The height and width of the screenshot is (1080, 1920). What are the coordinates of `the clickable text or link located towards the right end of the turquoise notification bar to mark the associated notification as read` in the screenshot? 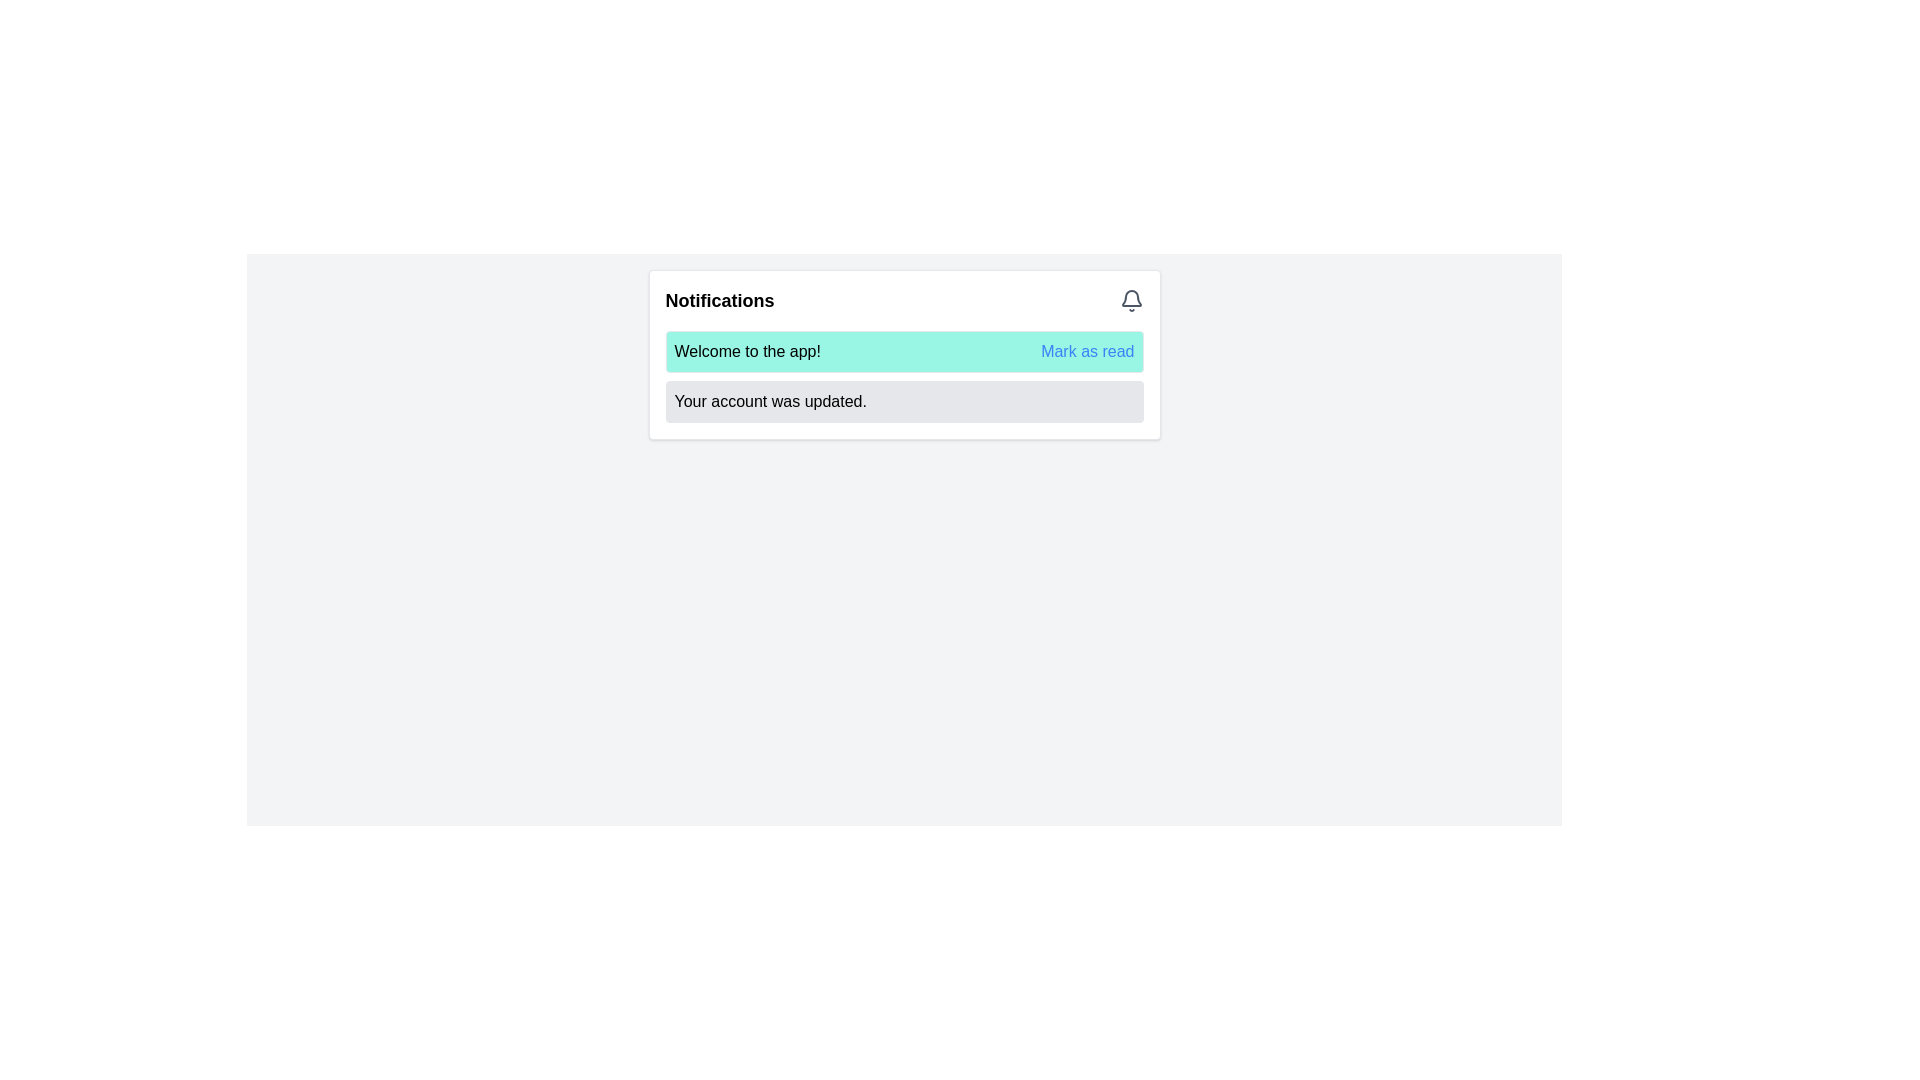 It's located at (1086, 350).